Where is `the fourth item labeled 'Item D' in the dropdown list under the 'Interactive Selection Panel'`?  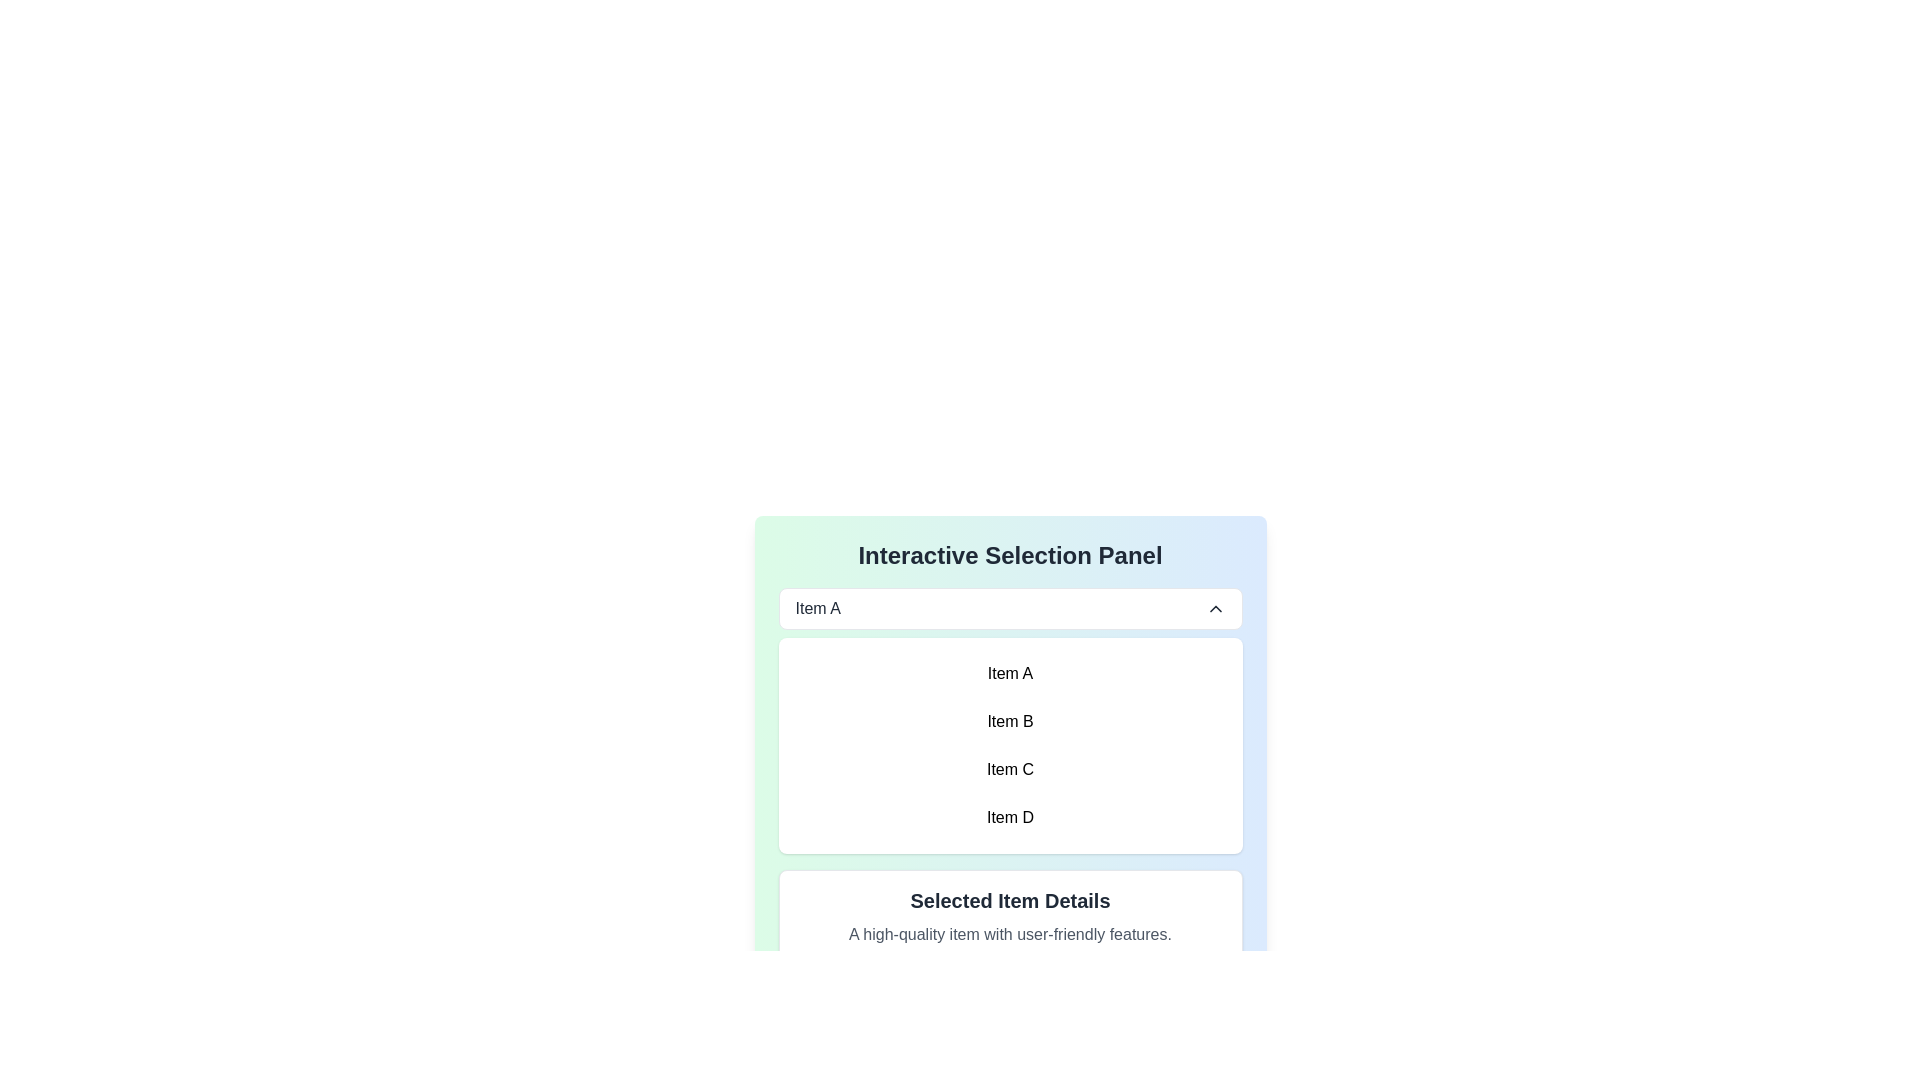
the fourth item labeled 'Item D' in the dropdown list under the 'Interactive Selection Panel' is located at coordinates (1010, 817).